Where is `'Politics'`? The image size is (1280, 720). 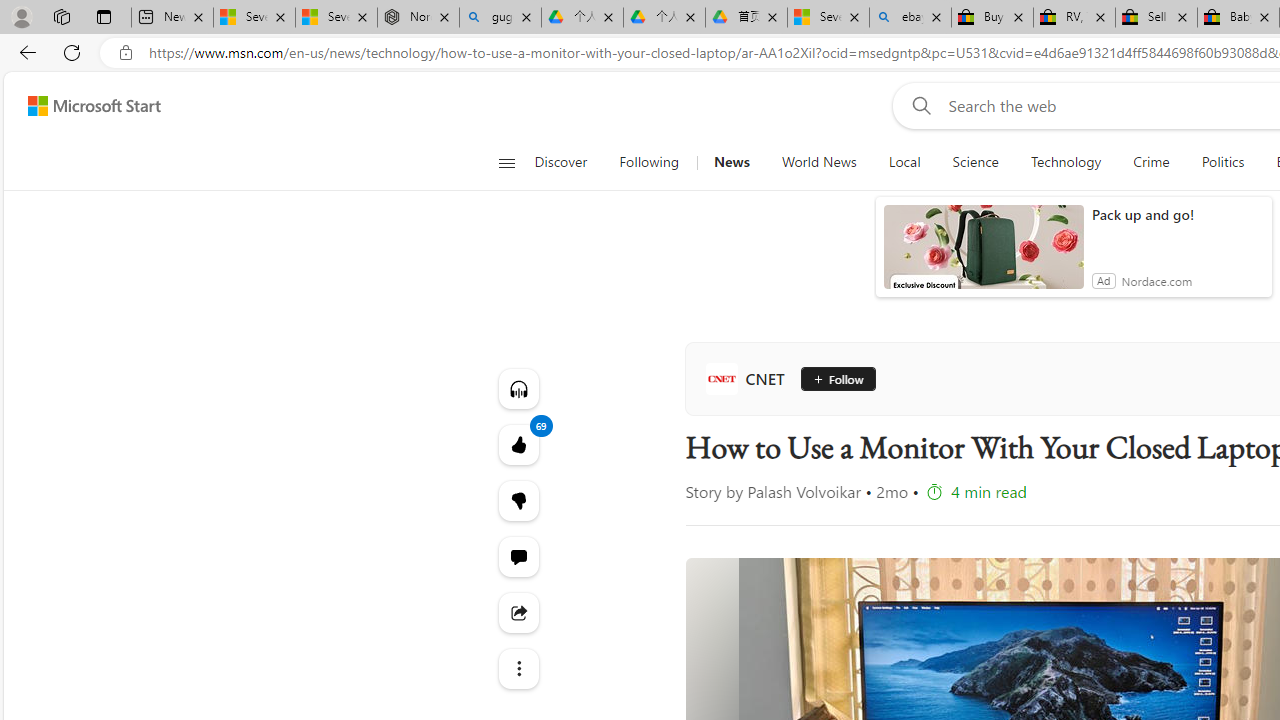 'Politics' is located at coordinates (1222, 162).